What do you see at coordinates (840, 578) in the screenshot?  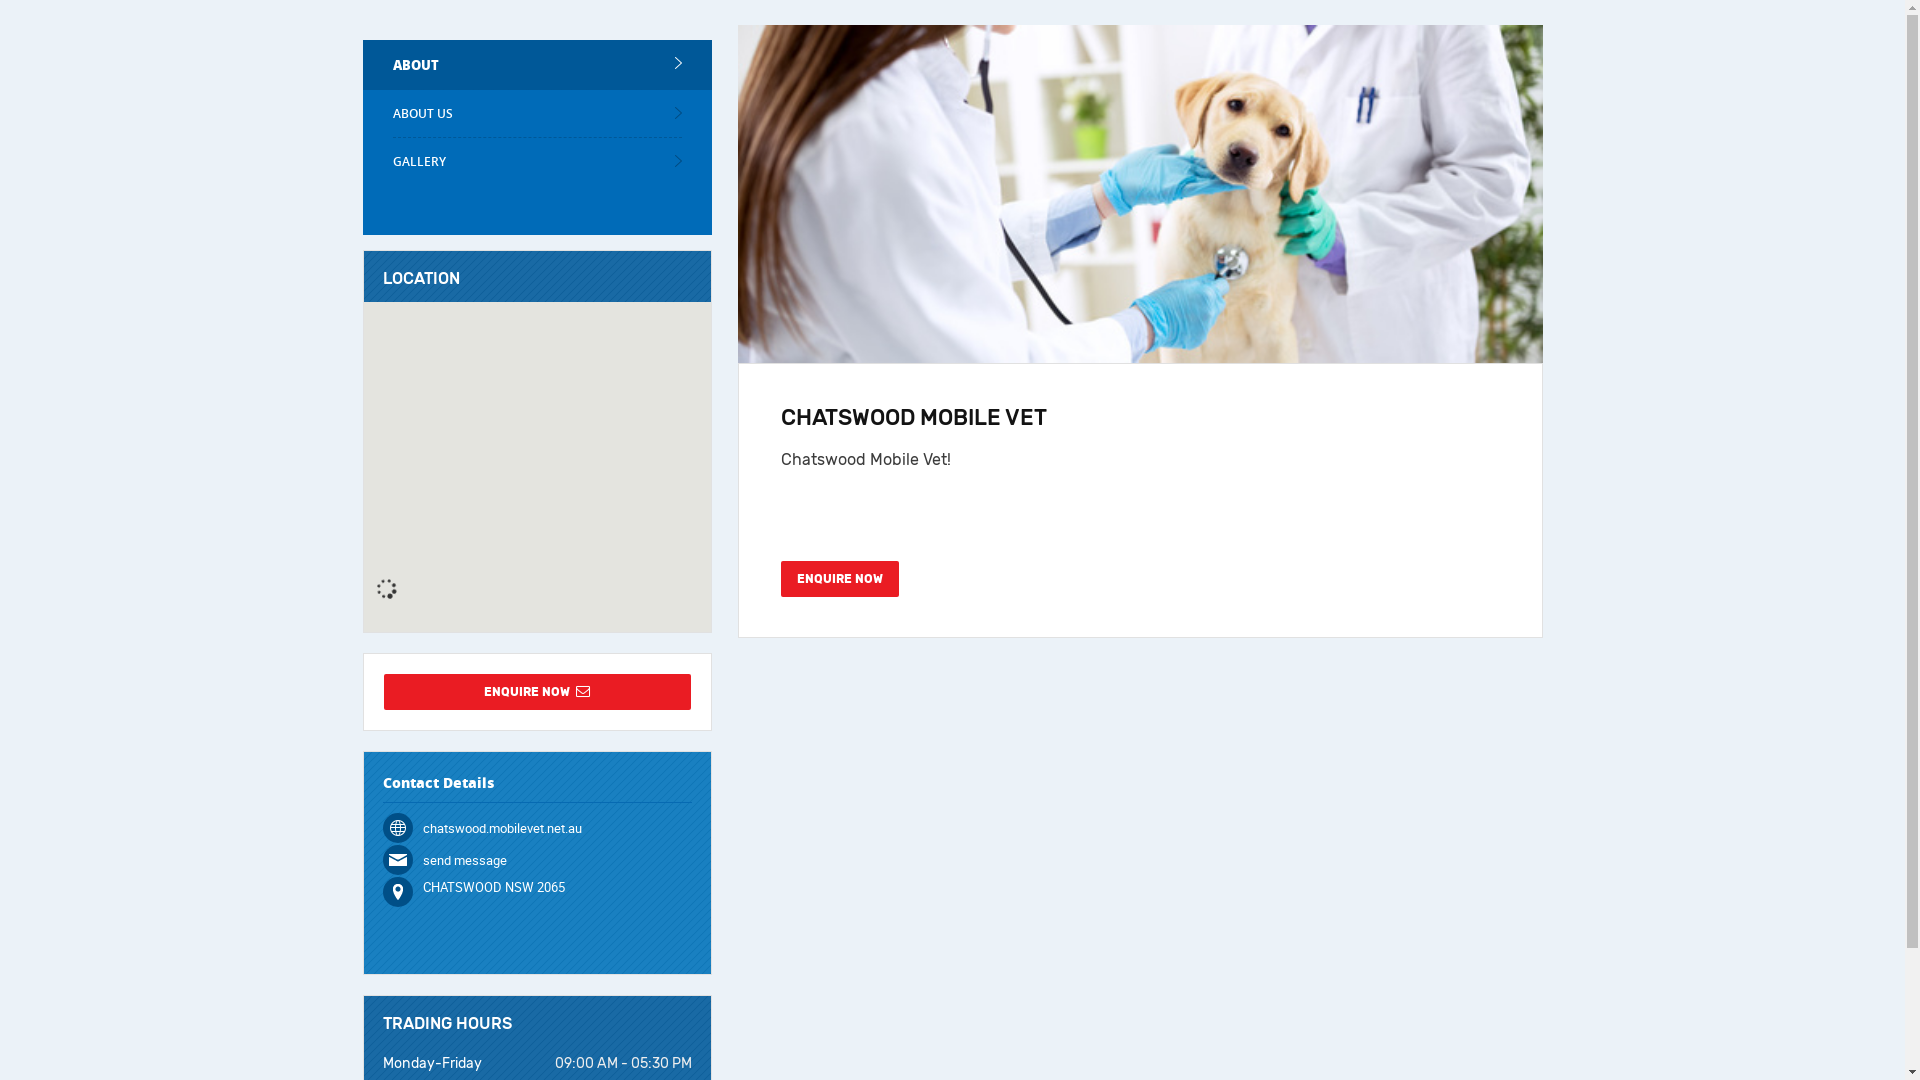 I see `'ENQUIRE NOW'` at bounding box center [840, 578].